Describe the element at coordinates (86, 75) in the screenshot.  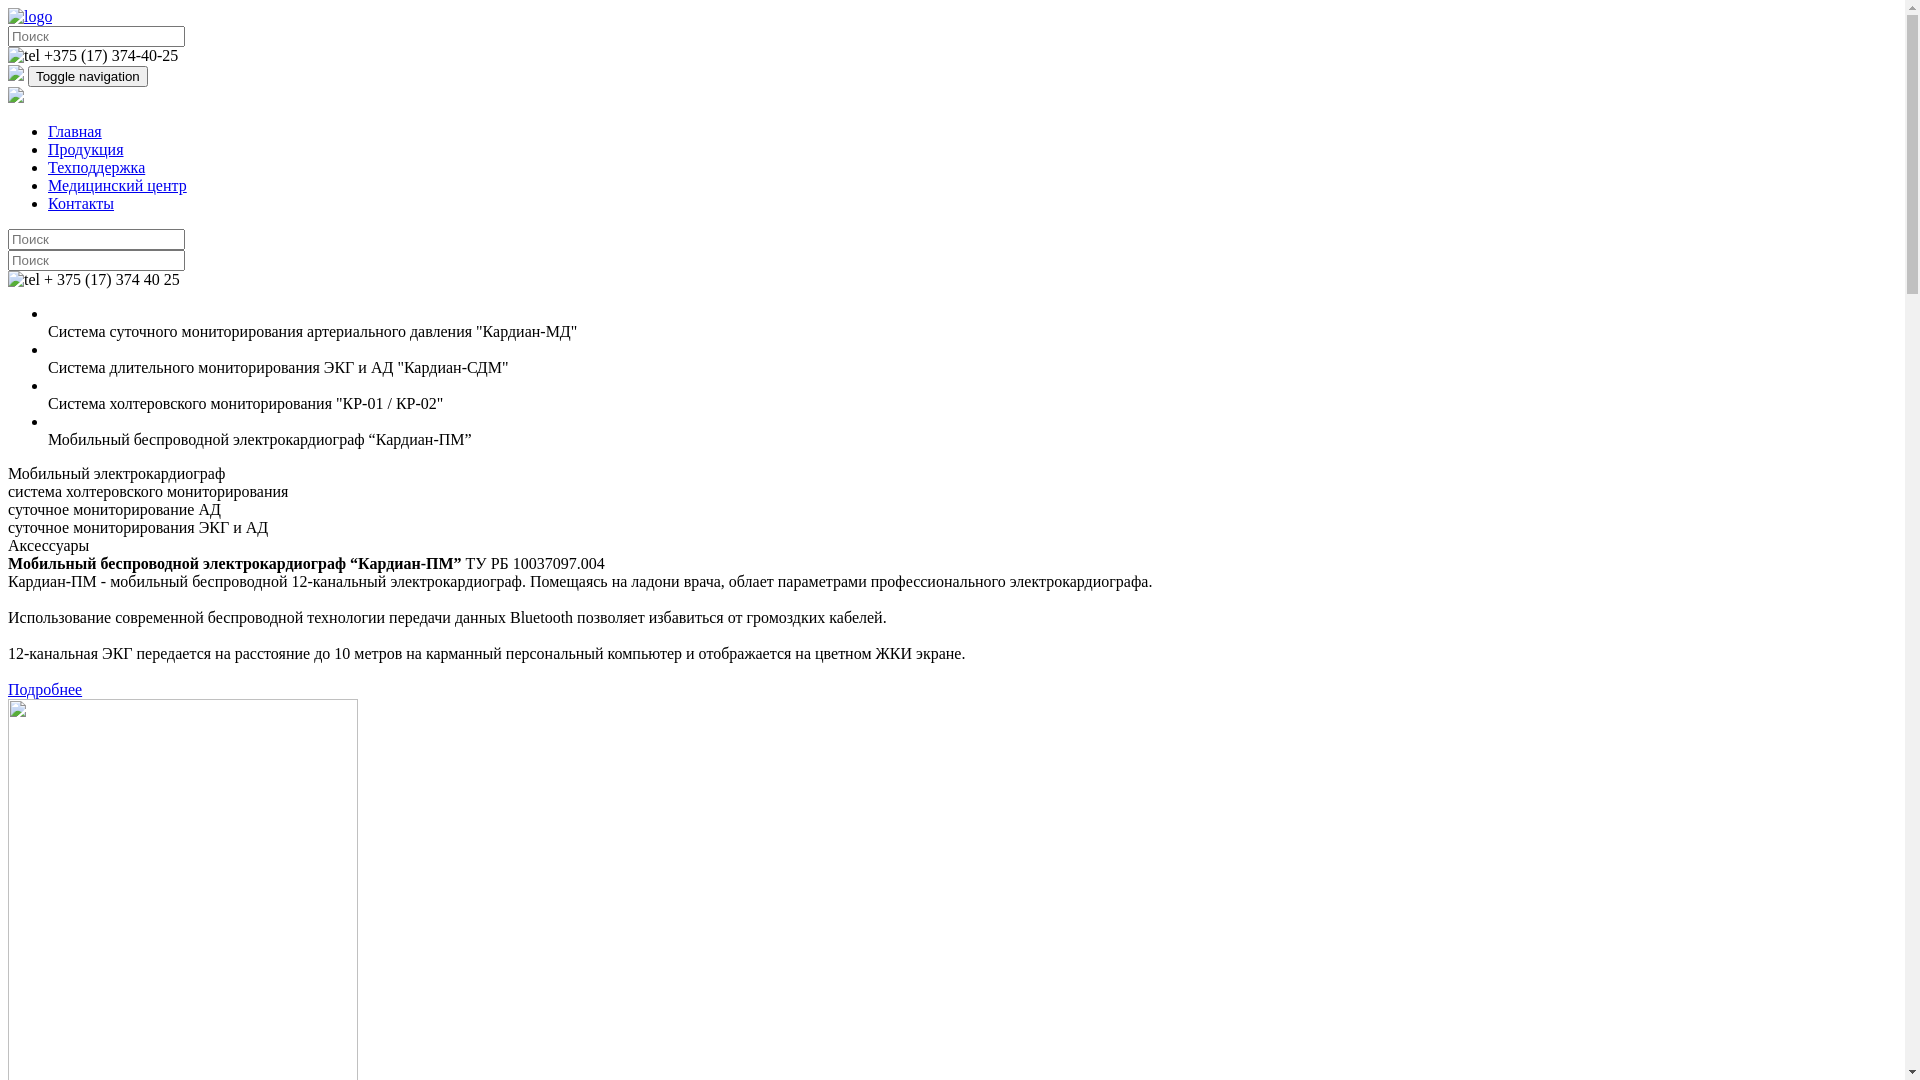
I see `'Toggle navigation'` at that location.